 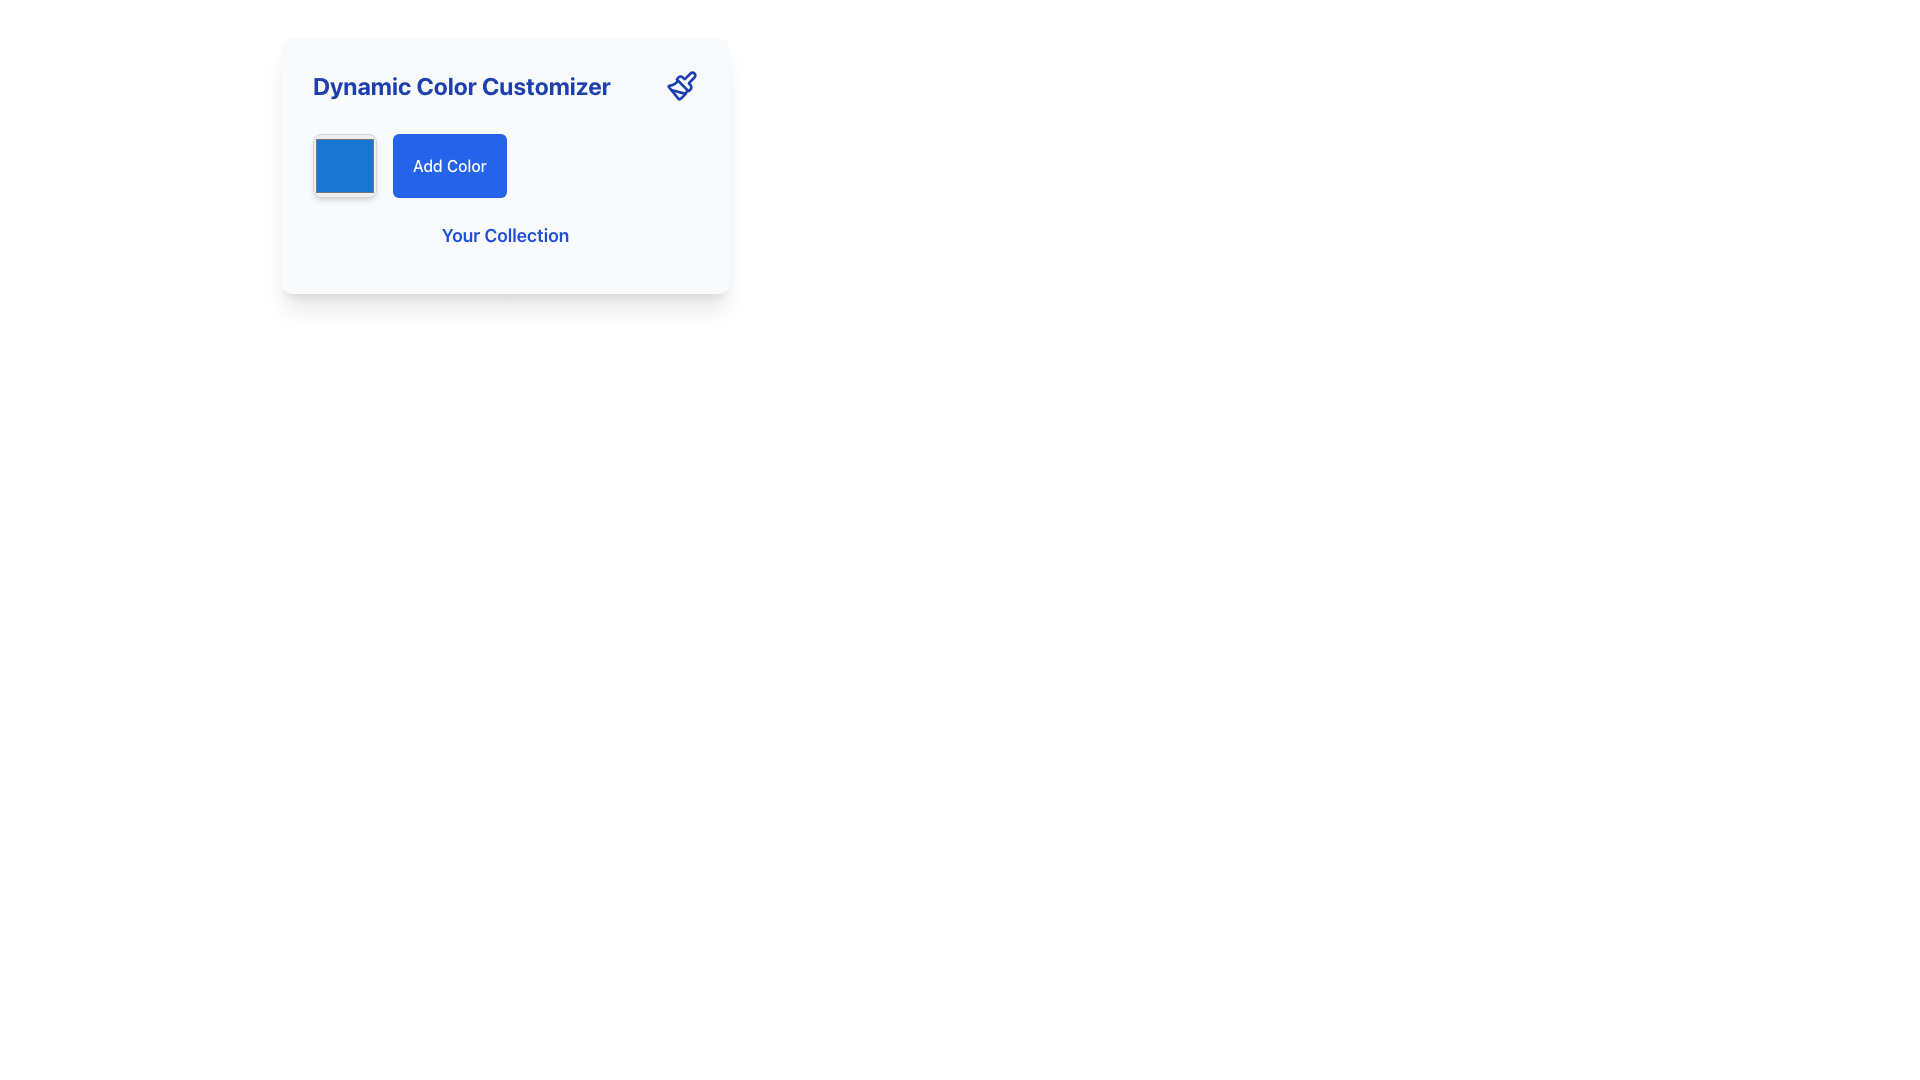 I want to click on the text label displaying 'Your Collection', which is styled with a bold and enlarged blue font, located in the lower portion of the panel beneath the 'Add Color' button, so click(x=505, y=241).